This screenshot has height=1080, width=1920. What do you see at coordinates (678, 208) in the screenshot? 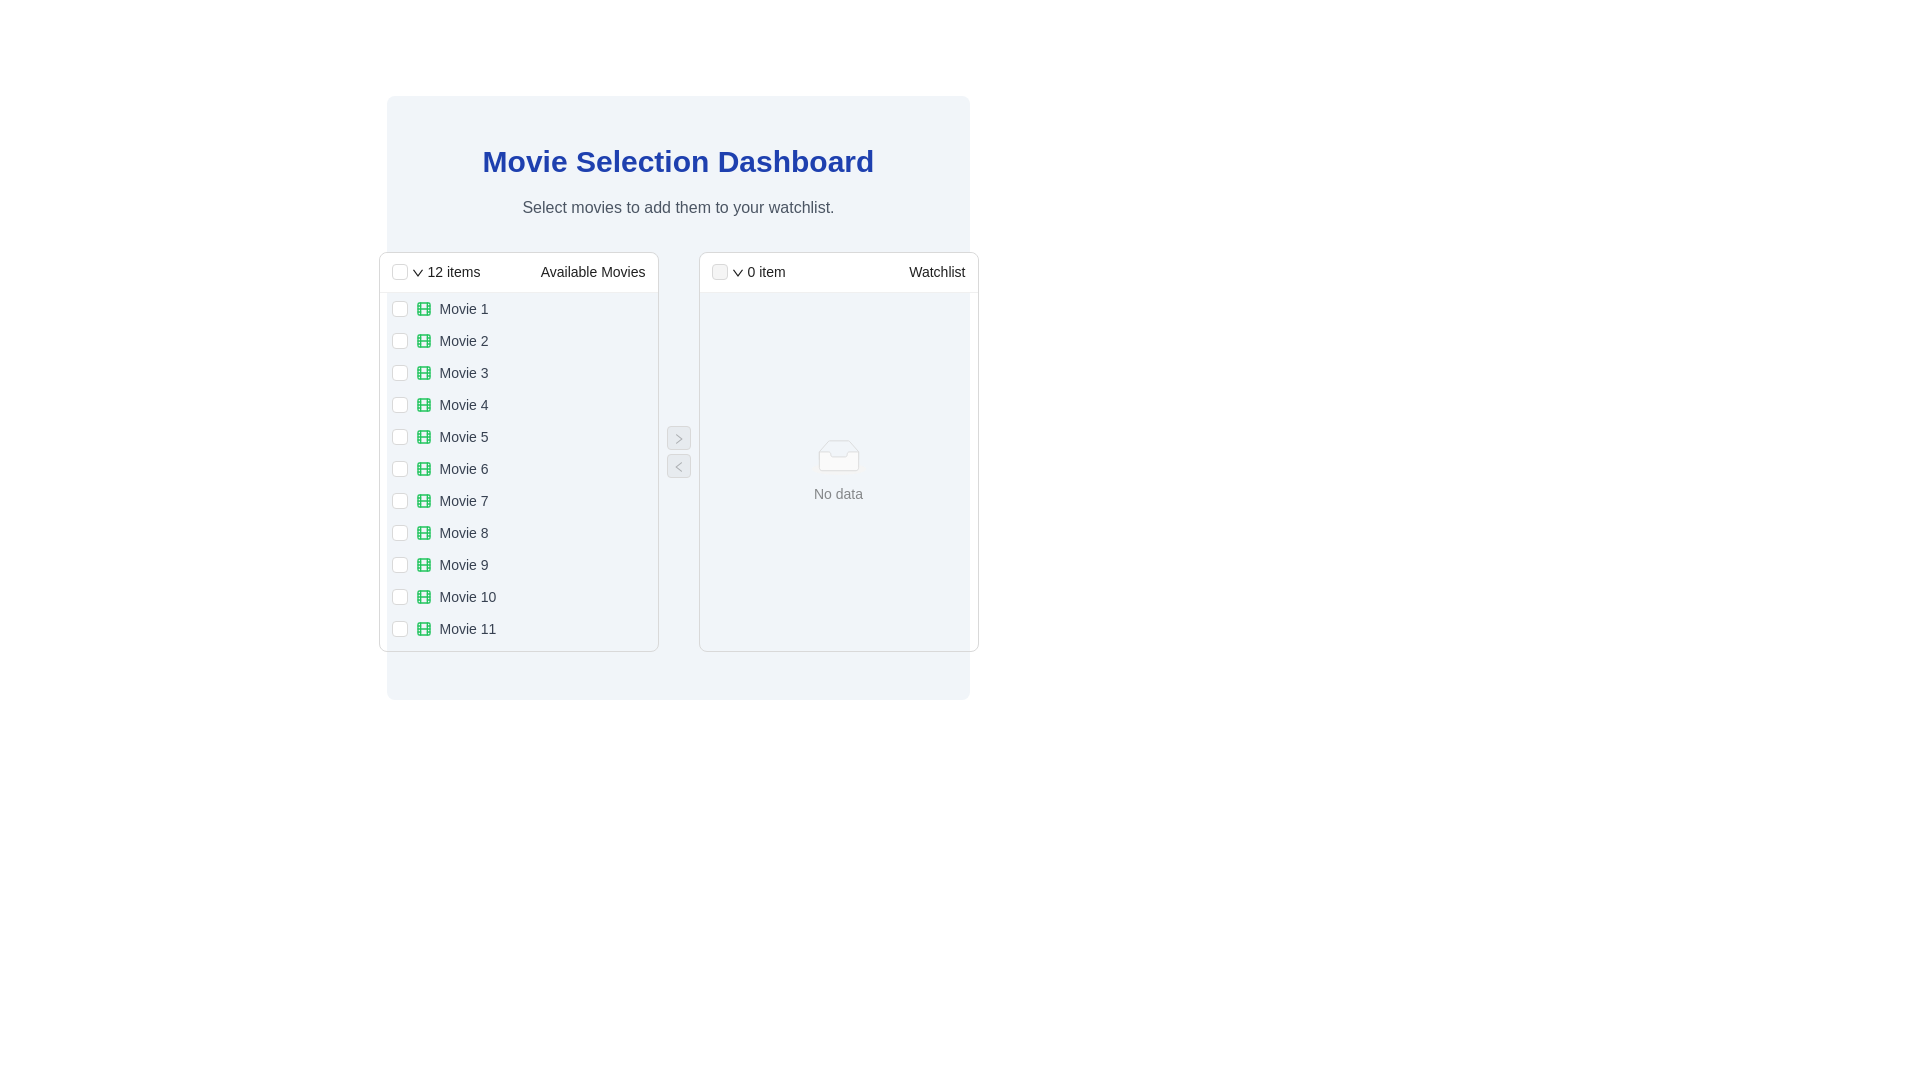
I see `text from the Text Label that displays 'Select movies to add them to your watchlist.', which is styled in gray and located below the 'Movie Selection Dashboard' title` at bounding box center [678, 208].